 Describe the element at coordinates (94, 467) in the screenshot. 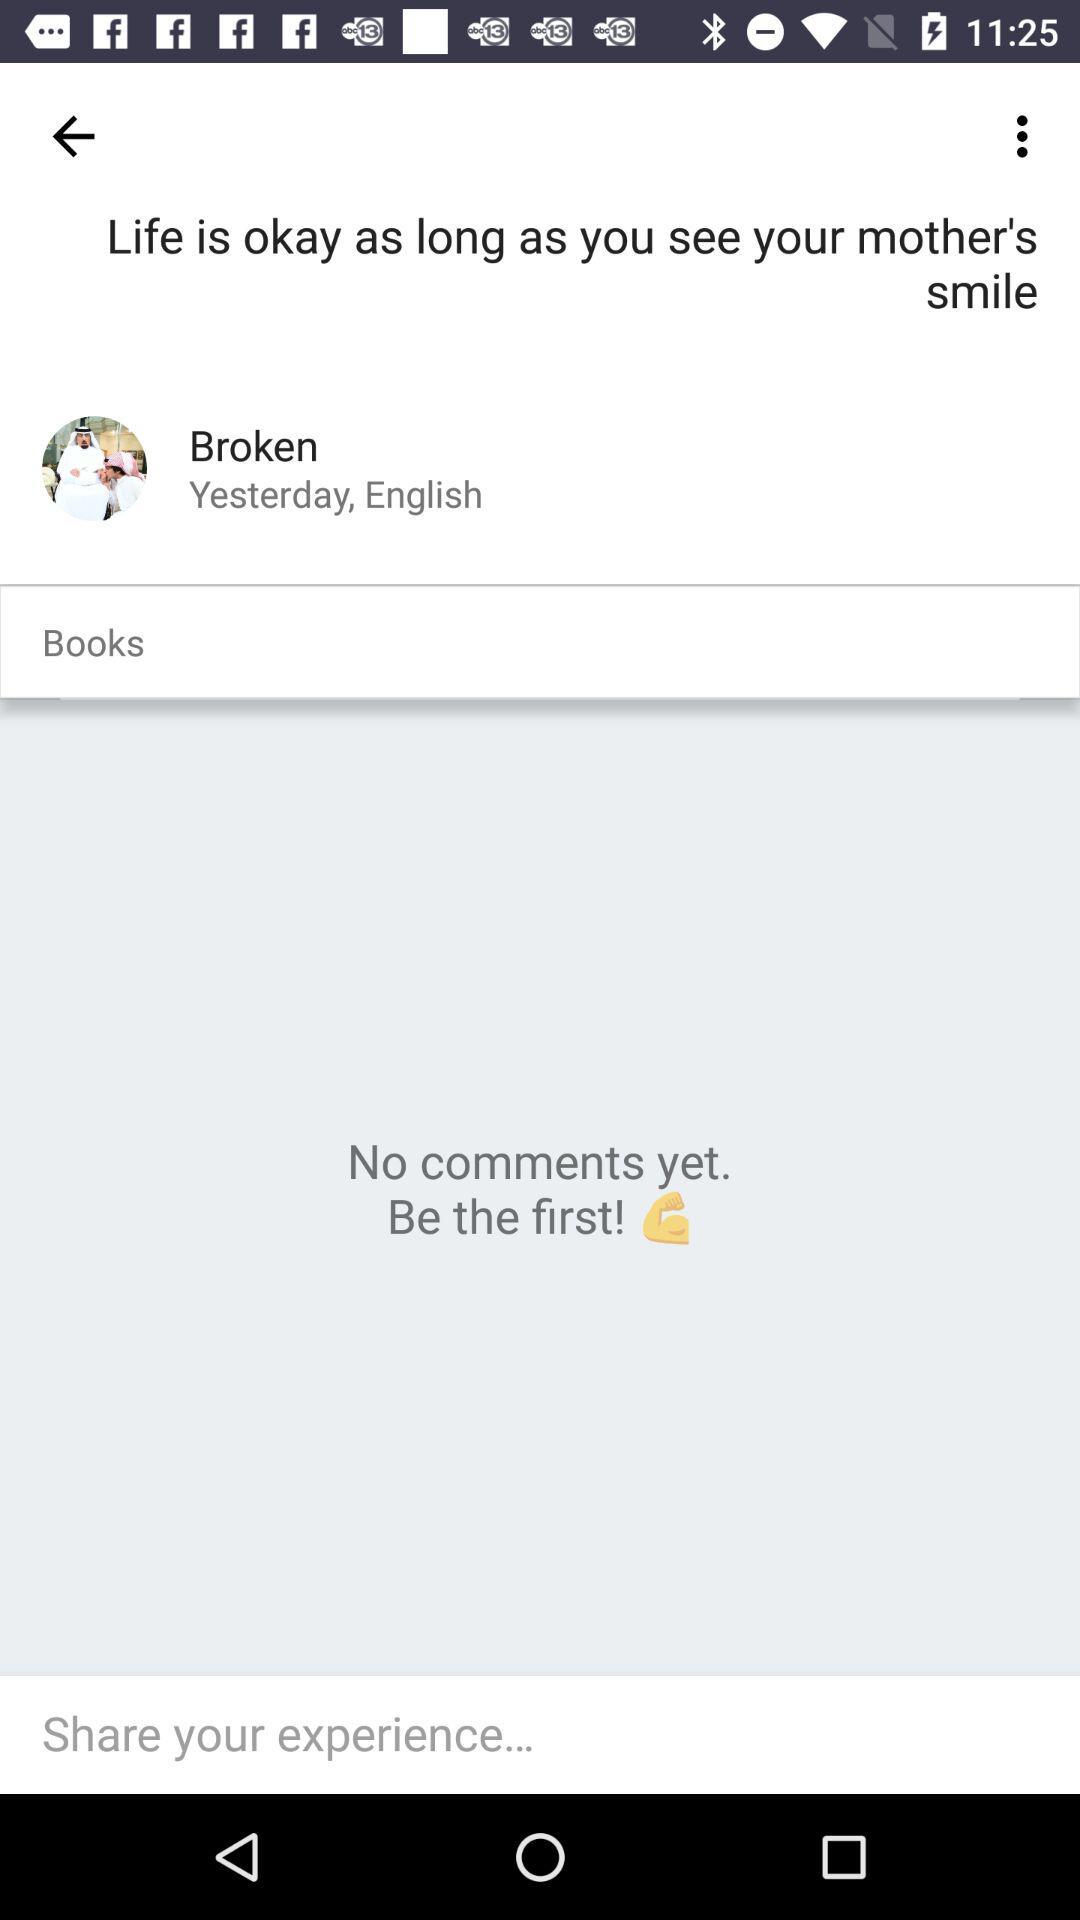

I see `the item next to the broken` at that location.